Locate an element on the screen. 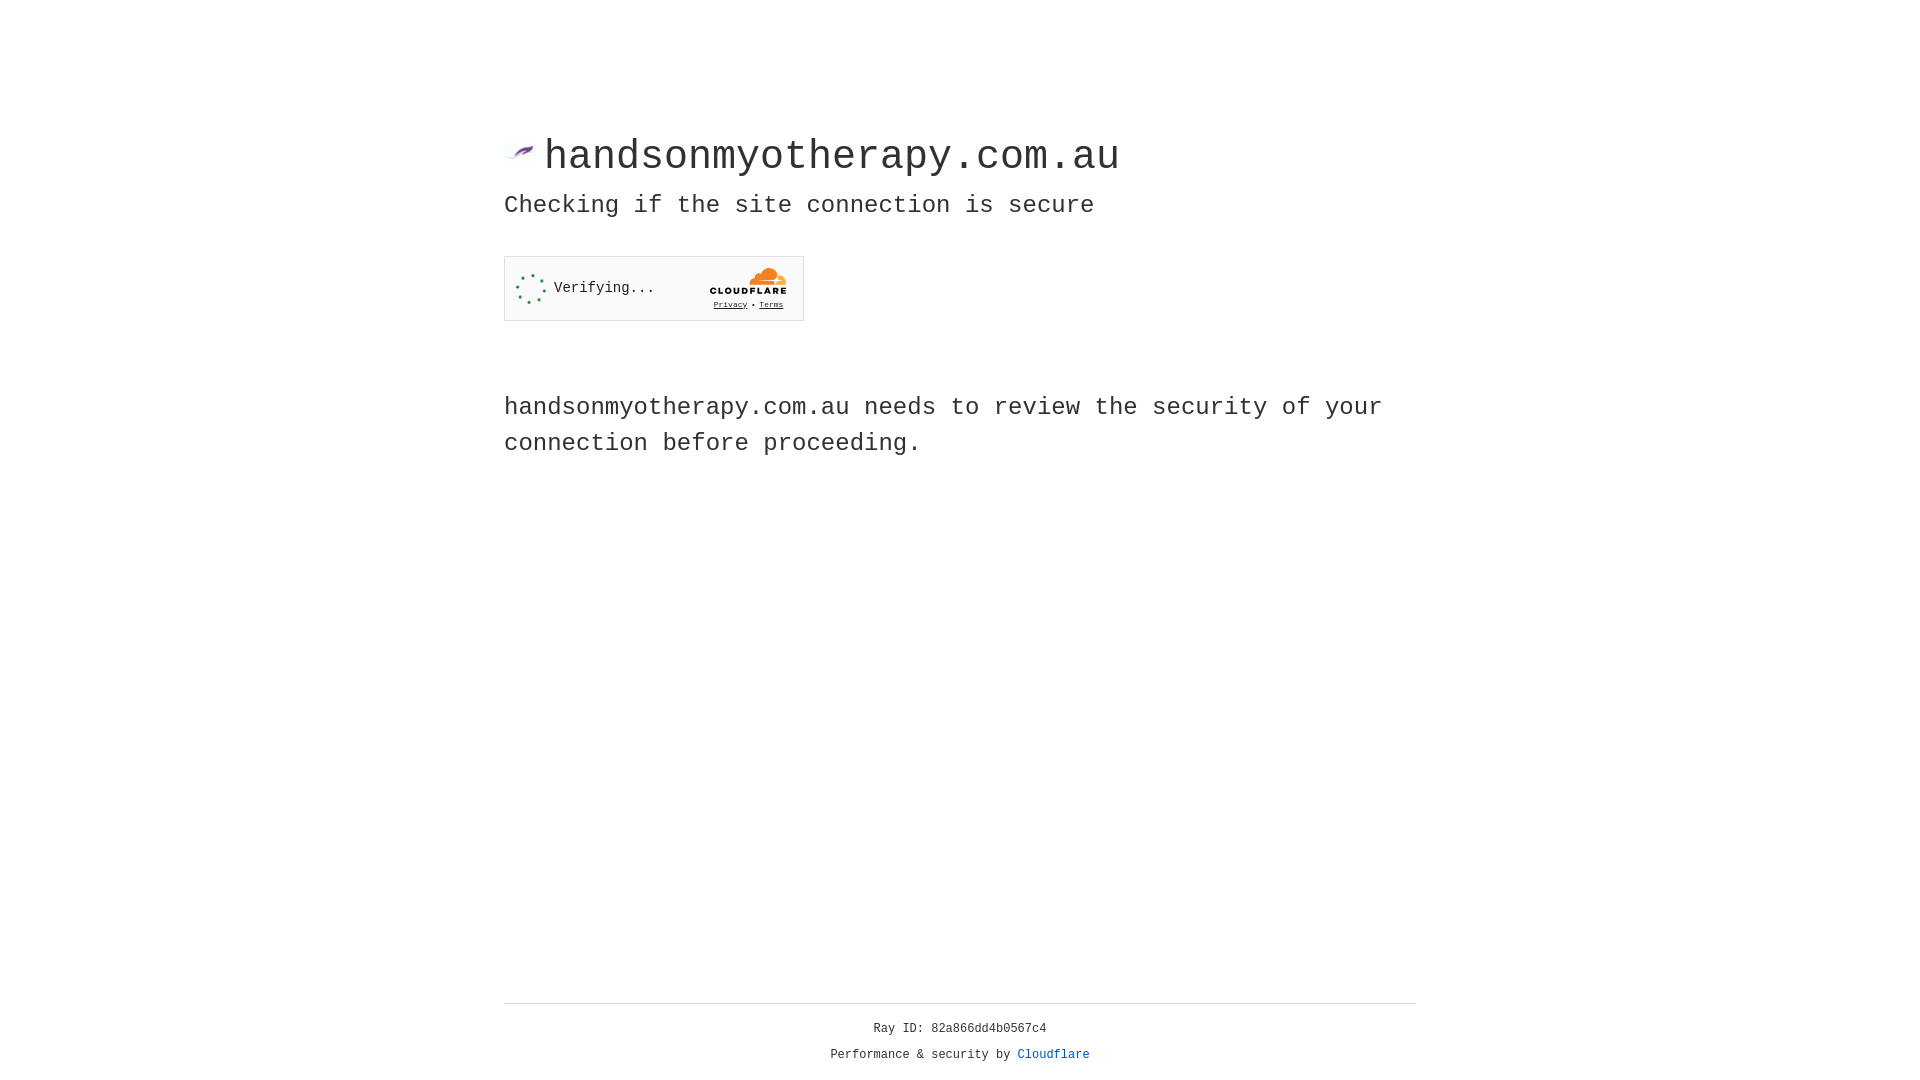  'Widget containing a Cloudflare security challenge' is located at coordinates (653, 288).